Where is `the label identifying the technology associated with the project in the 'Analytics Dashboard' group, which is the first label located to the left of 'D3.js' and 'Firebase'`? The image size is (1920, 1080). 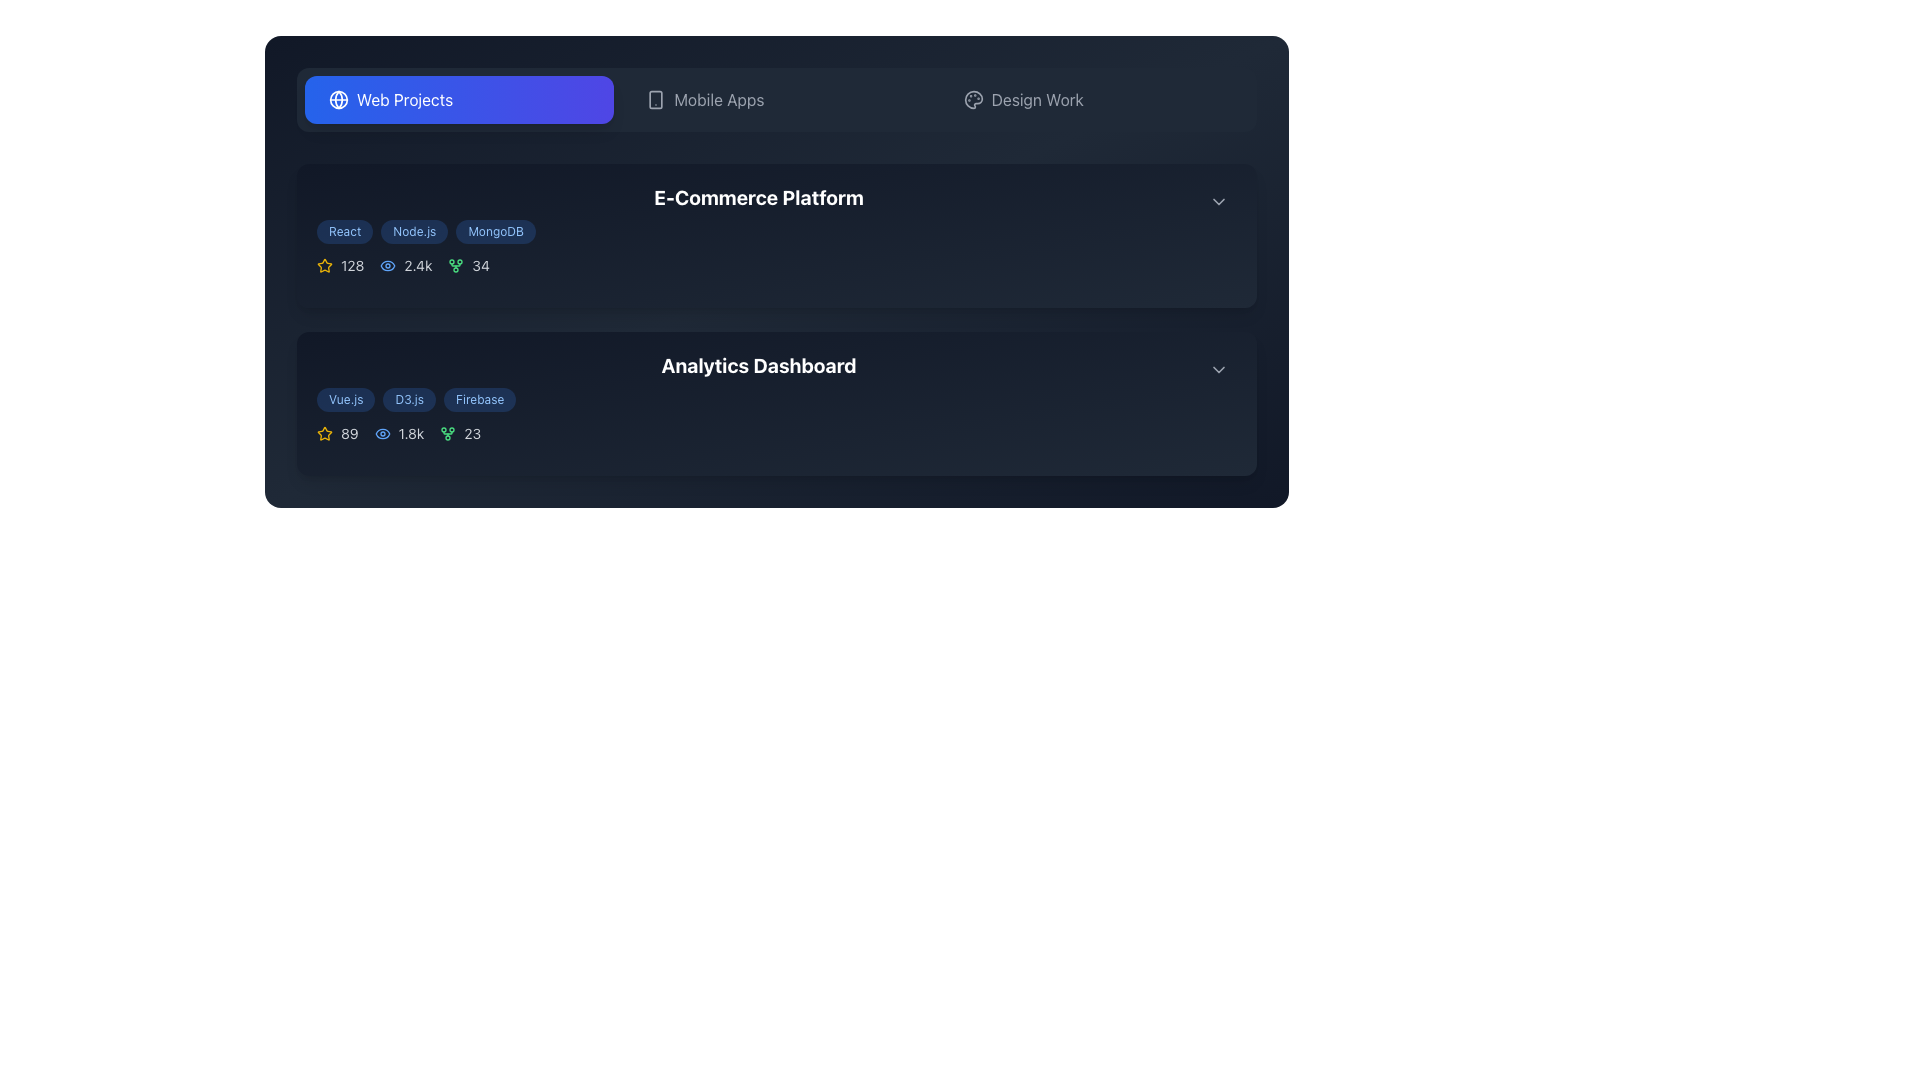
the label identifying the technology associated with the project in the 'Analytics Dashboard' group, which is the first label located to the left of 'D3.js' and 'Firebase' is located at coordinates (346, 400).